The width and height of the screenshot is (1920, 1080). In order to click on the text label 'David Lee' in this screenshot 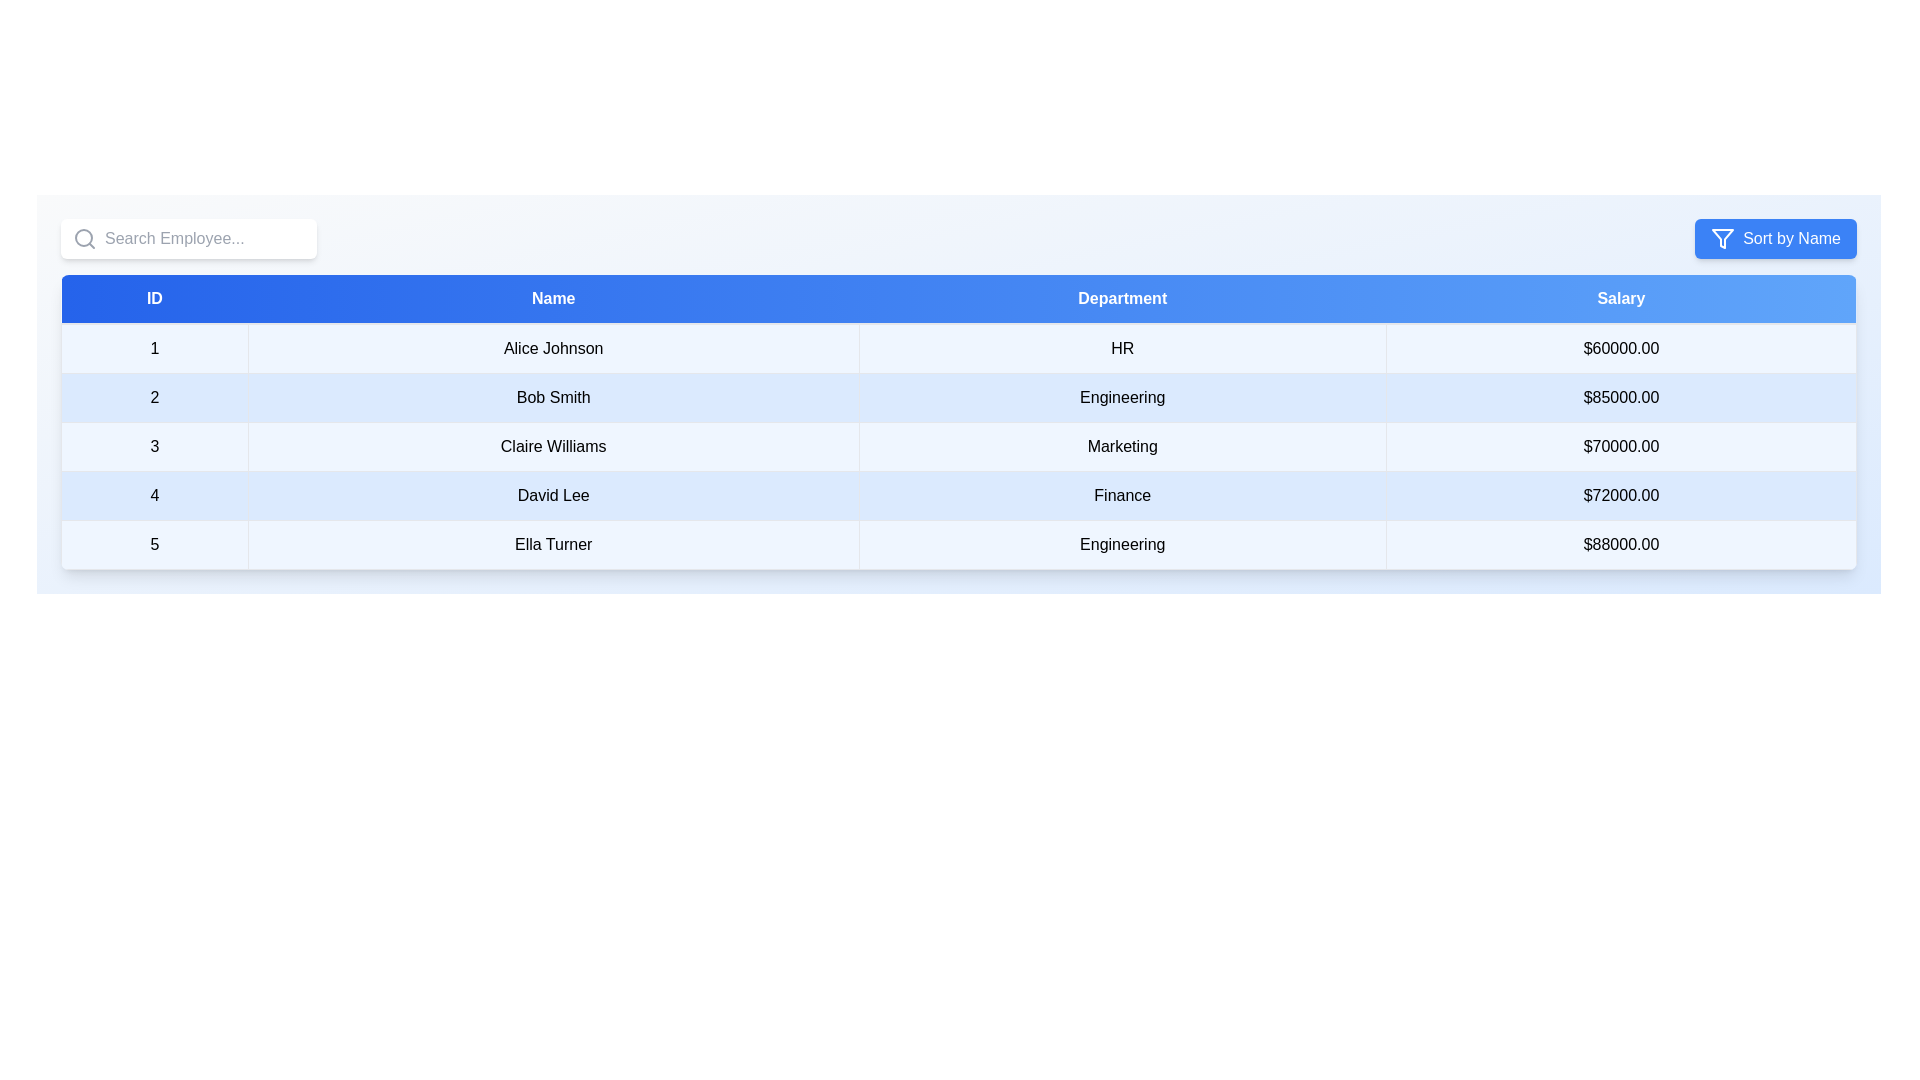, I will do `click(553, 495)`.